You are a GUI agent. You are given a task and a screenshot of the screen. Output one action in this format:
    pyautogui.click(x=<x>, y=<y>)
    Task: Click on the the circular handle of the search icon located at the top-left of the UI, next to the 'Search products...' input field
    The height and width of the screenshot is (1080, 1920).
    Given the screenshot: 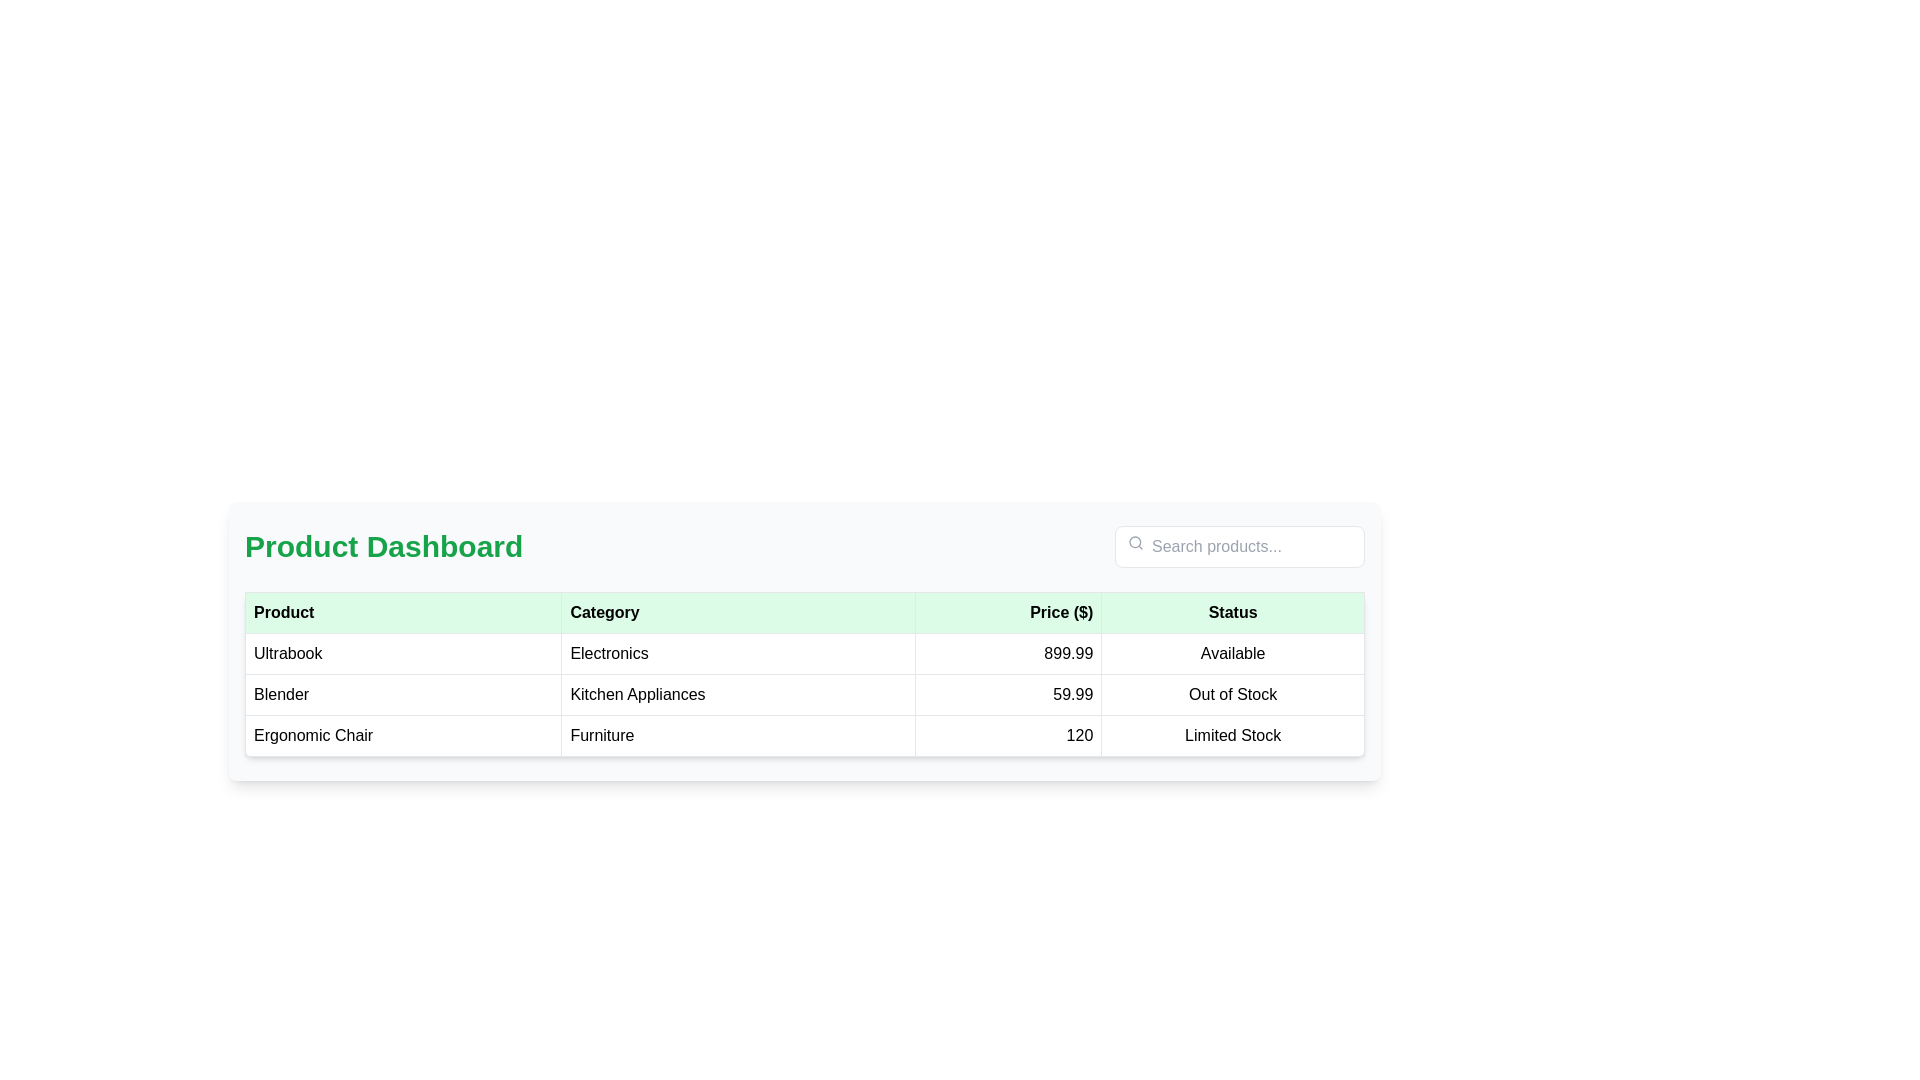 What is the action you would take?
    pyautogui.click(x=1135, y=542)
    